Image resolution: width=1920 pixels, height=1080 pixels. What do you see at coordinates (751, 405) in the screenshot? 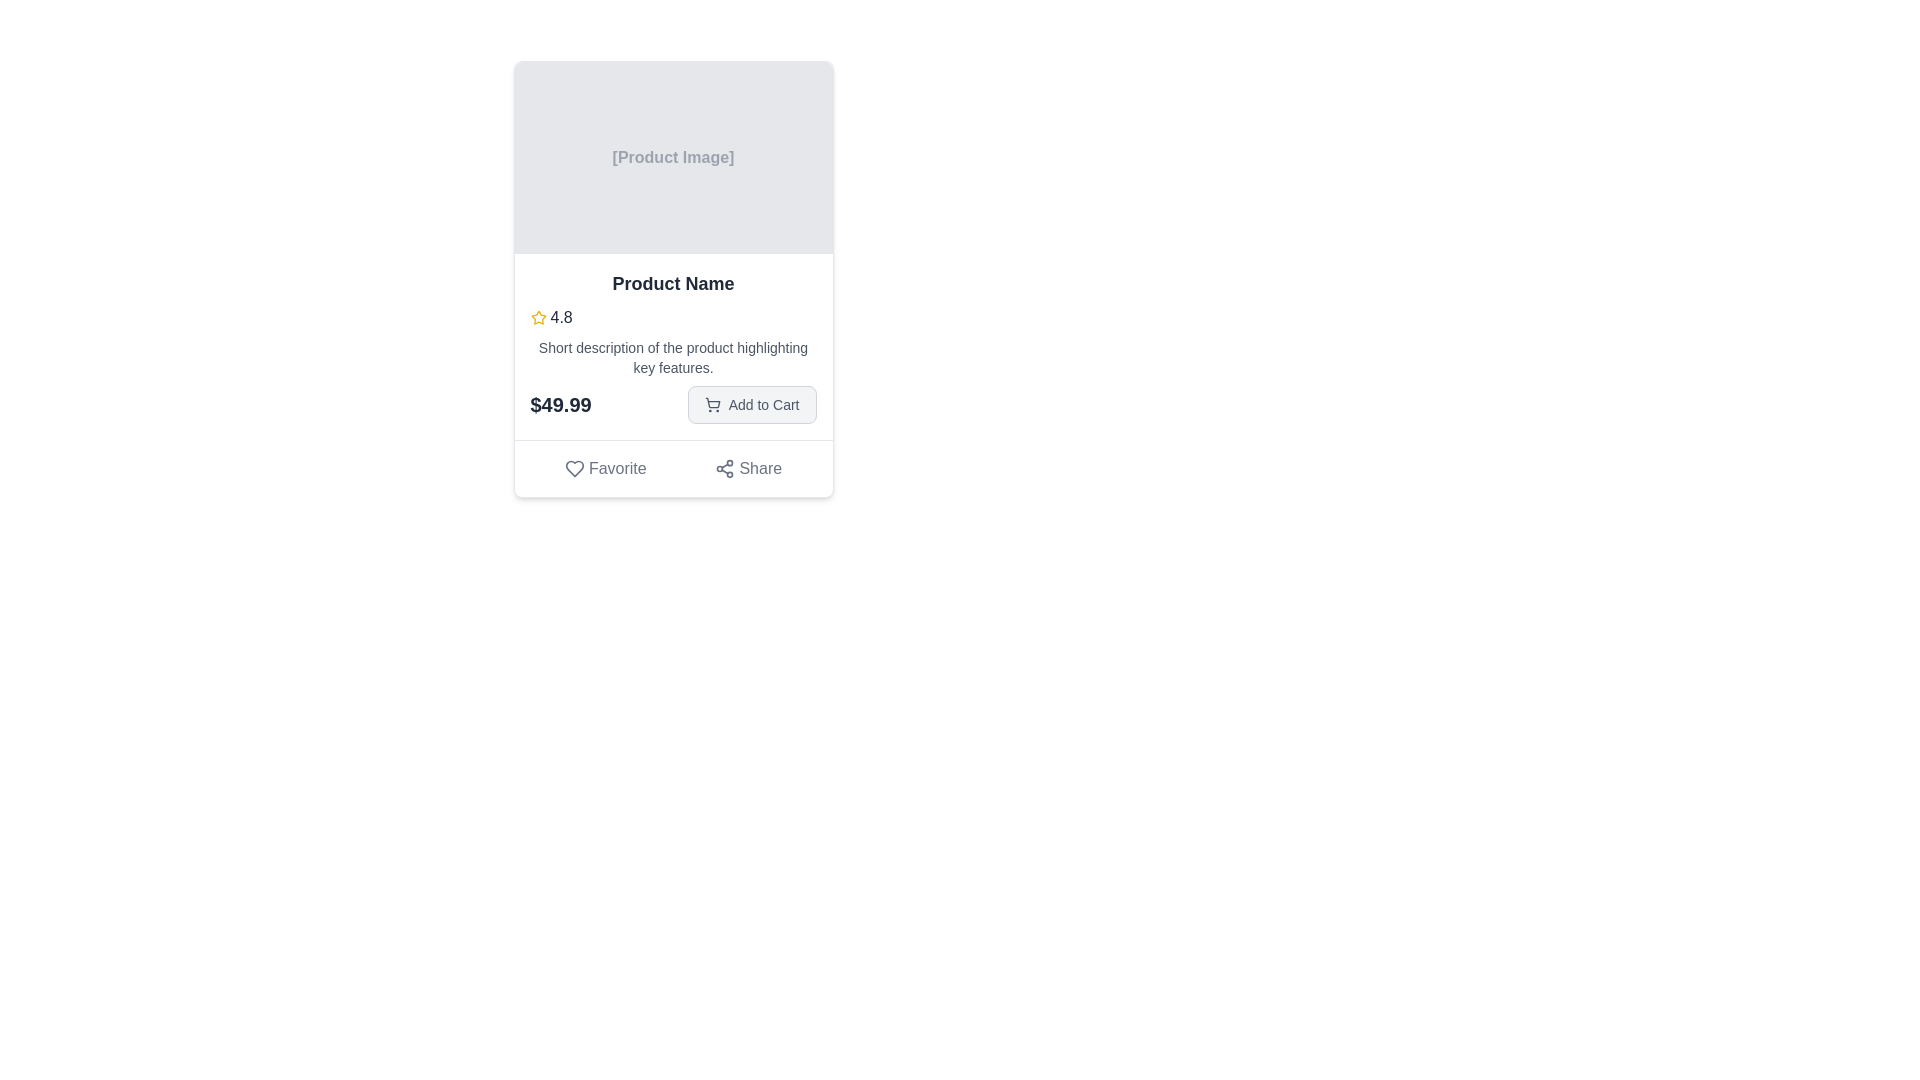
I see `the 'Add to Cart' button, which has a light gray background, rounded corners, and contains a shopping cart icon` at bounding box center [751, 405].